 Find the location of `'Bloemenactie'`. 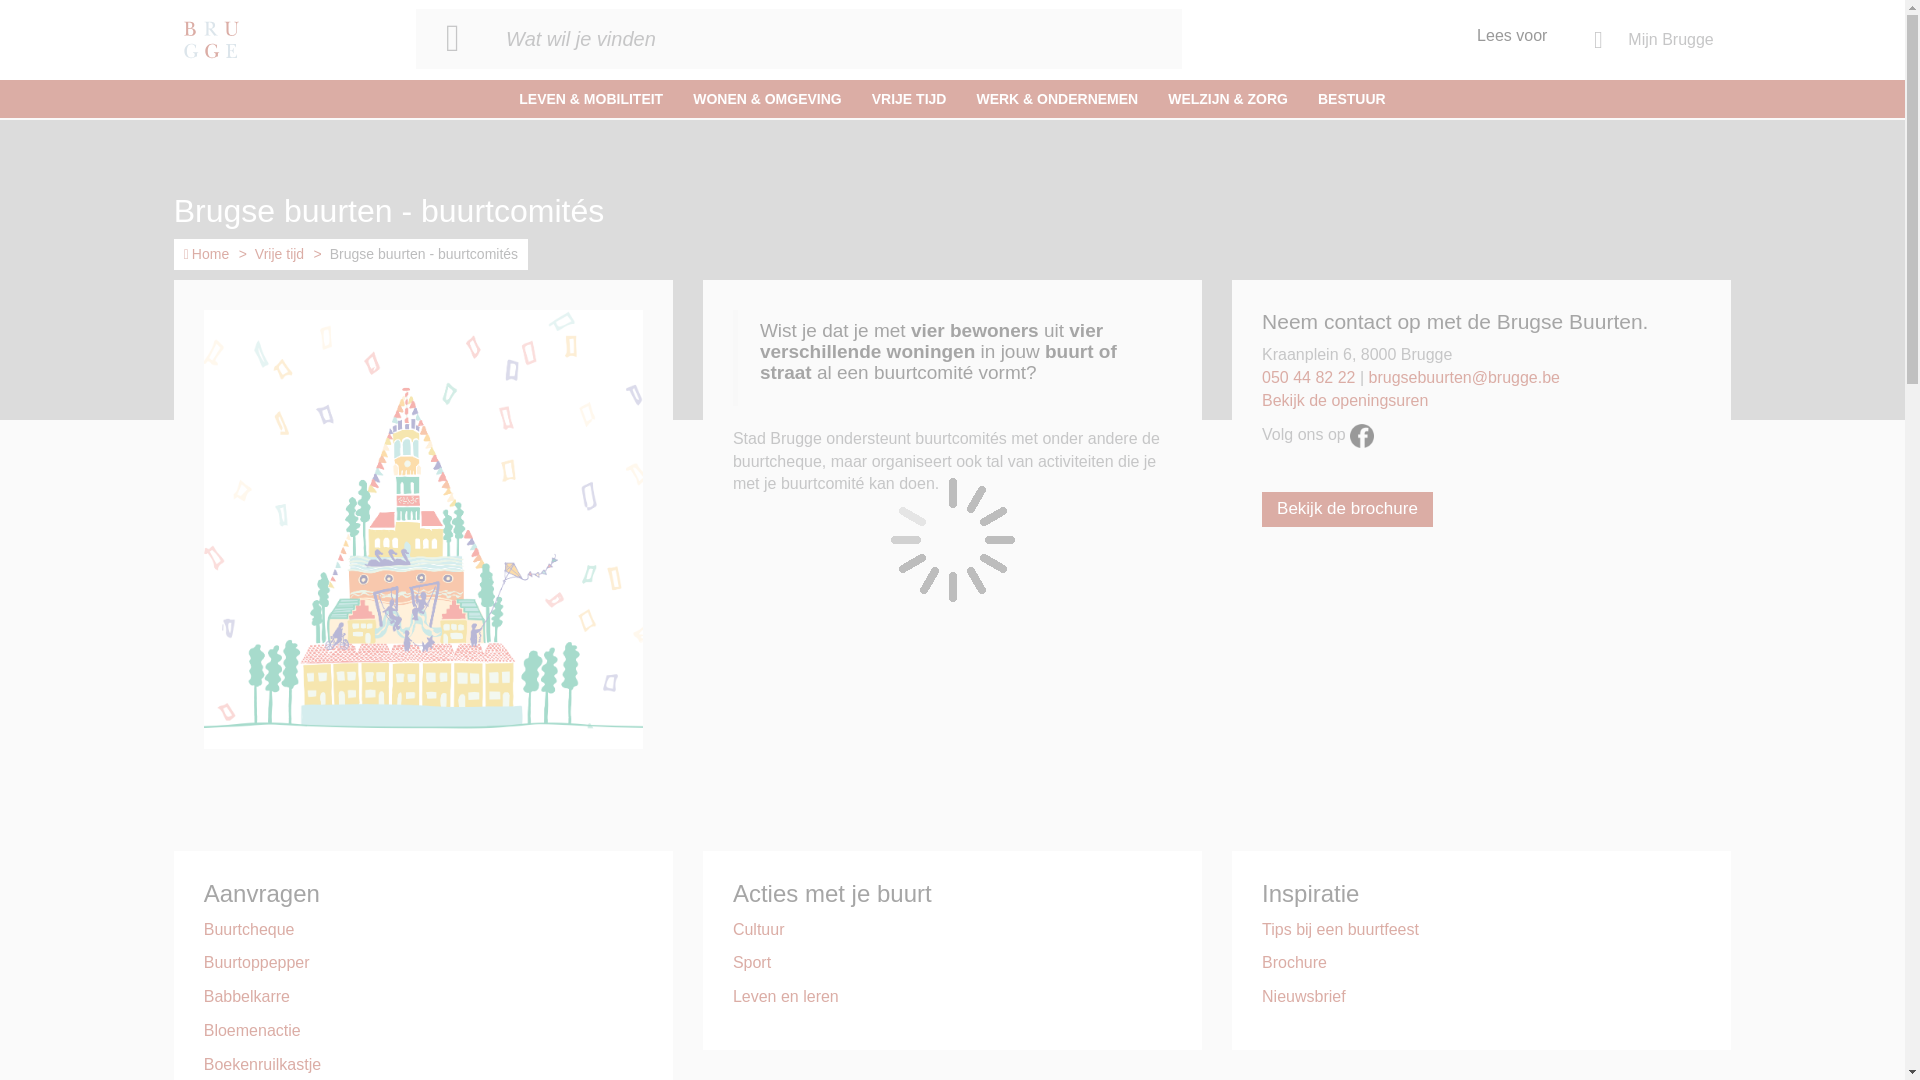

'Bloemenactie' is located at coordinates (251, 1030).